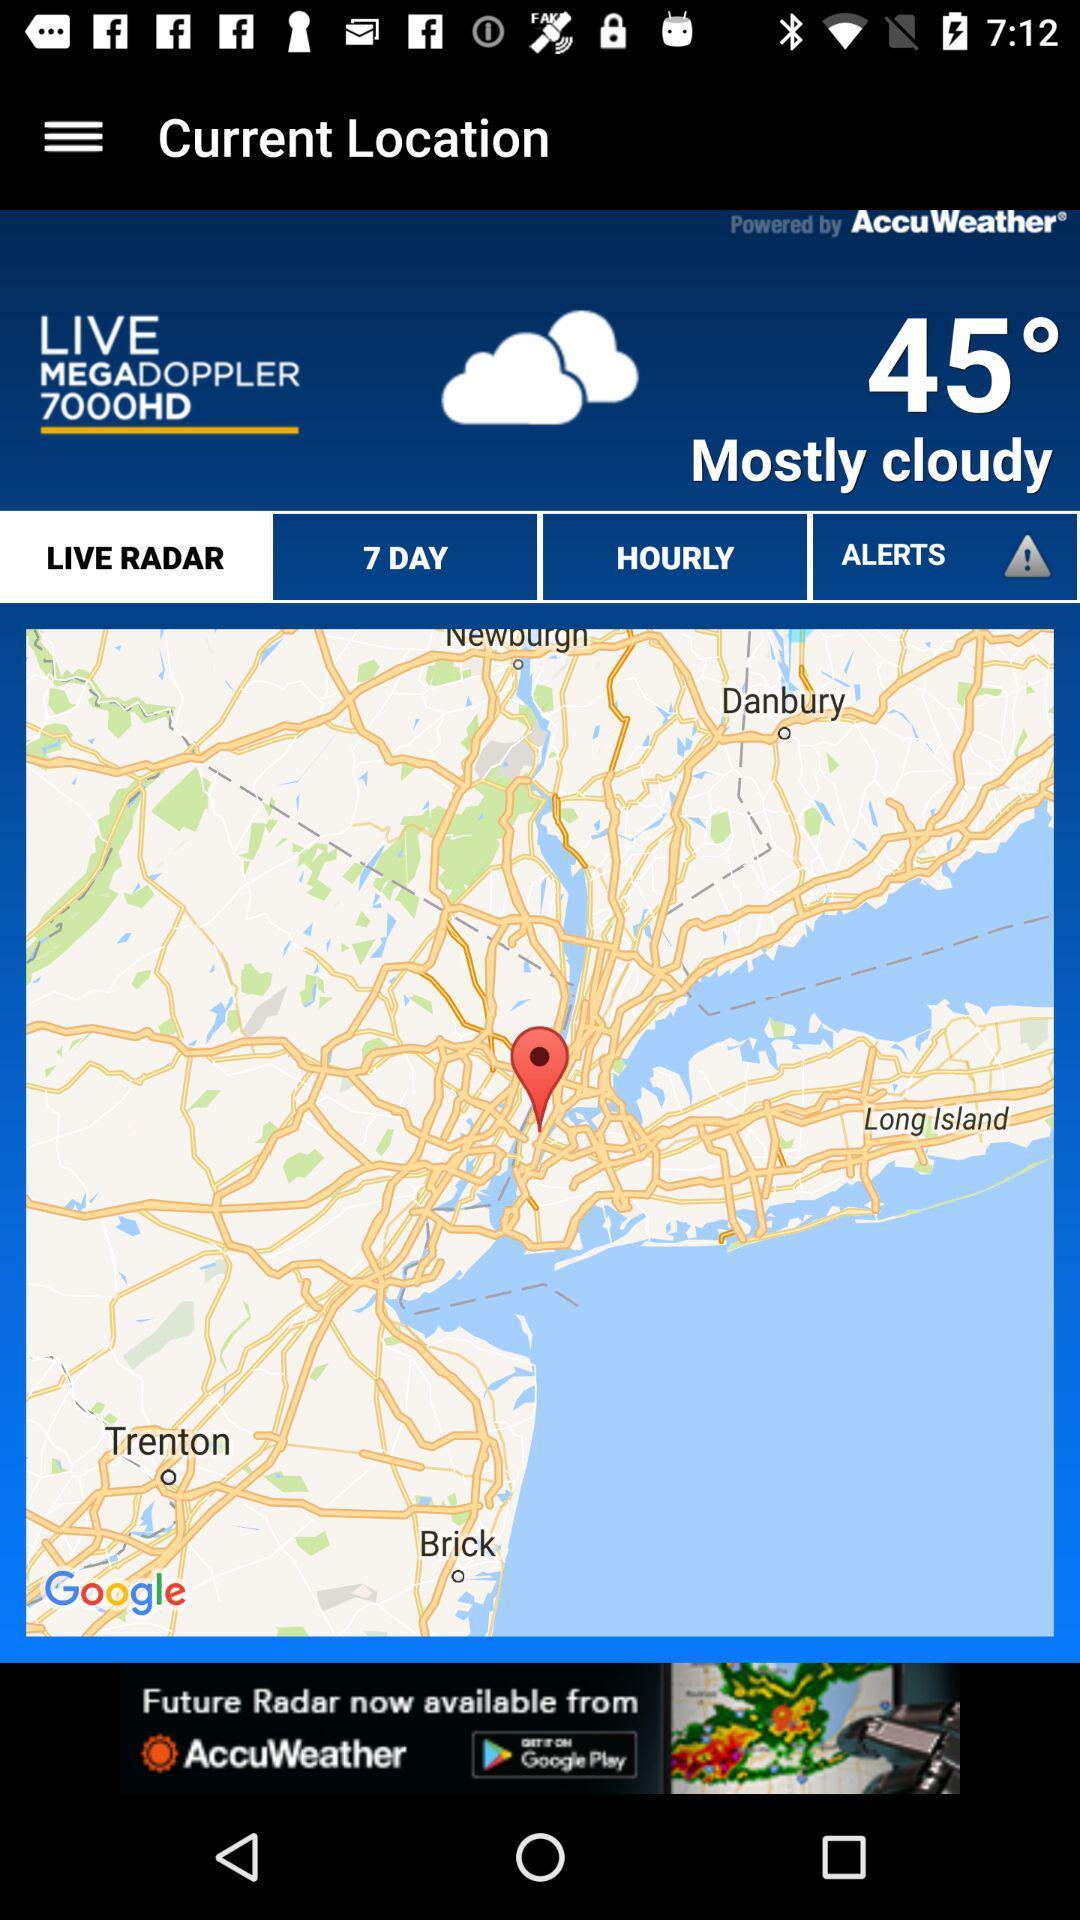 The image size is (1080, 1920). Describe the element at coordinates (72, 135) in the screenshot. I see `the menu icon` at that location.